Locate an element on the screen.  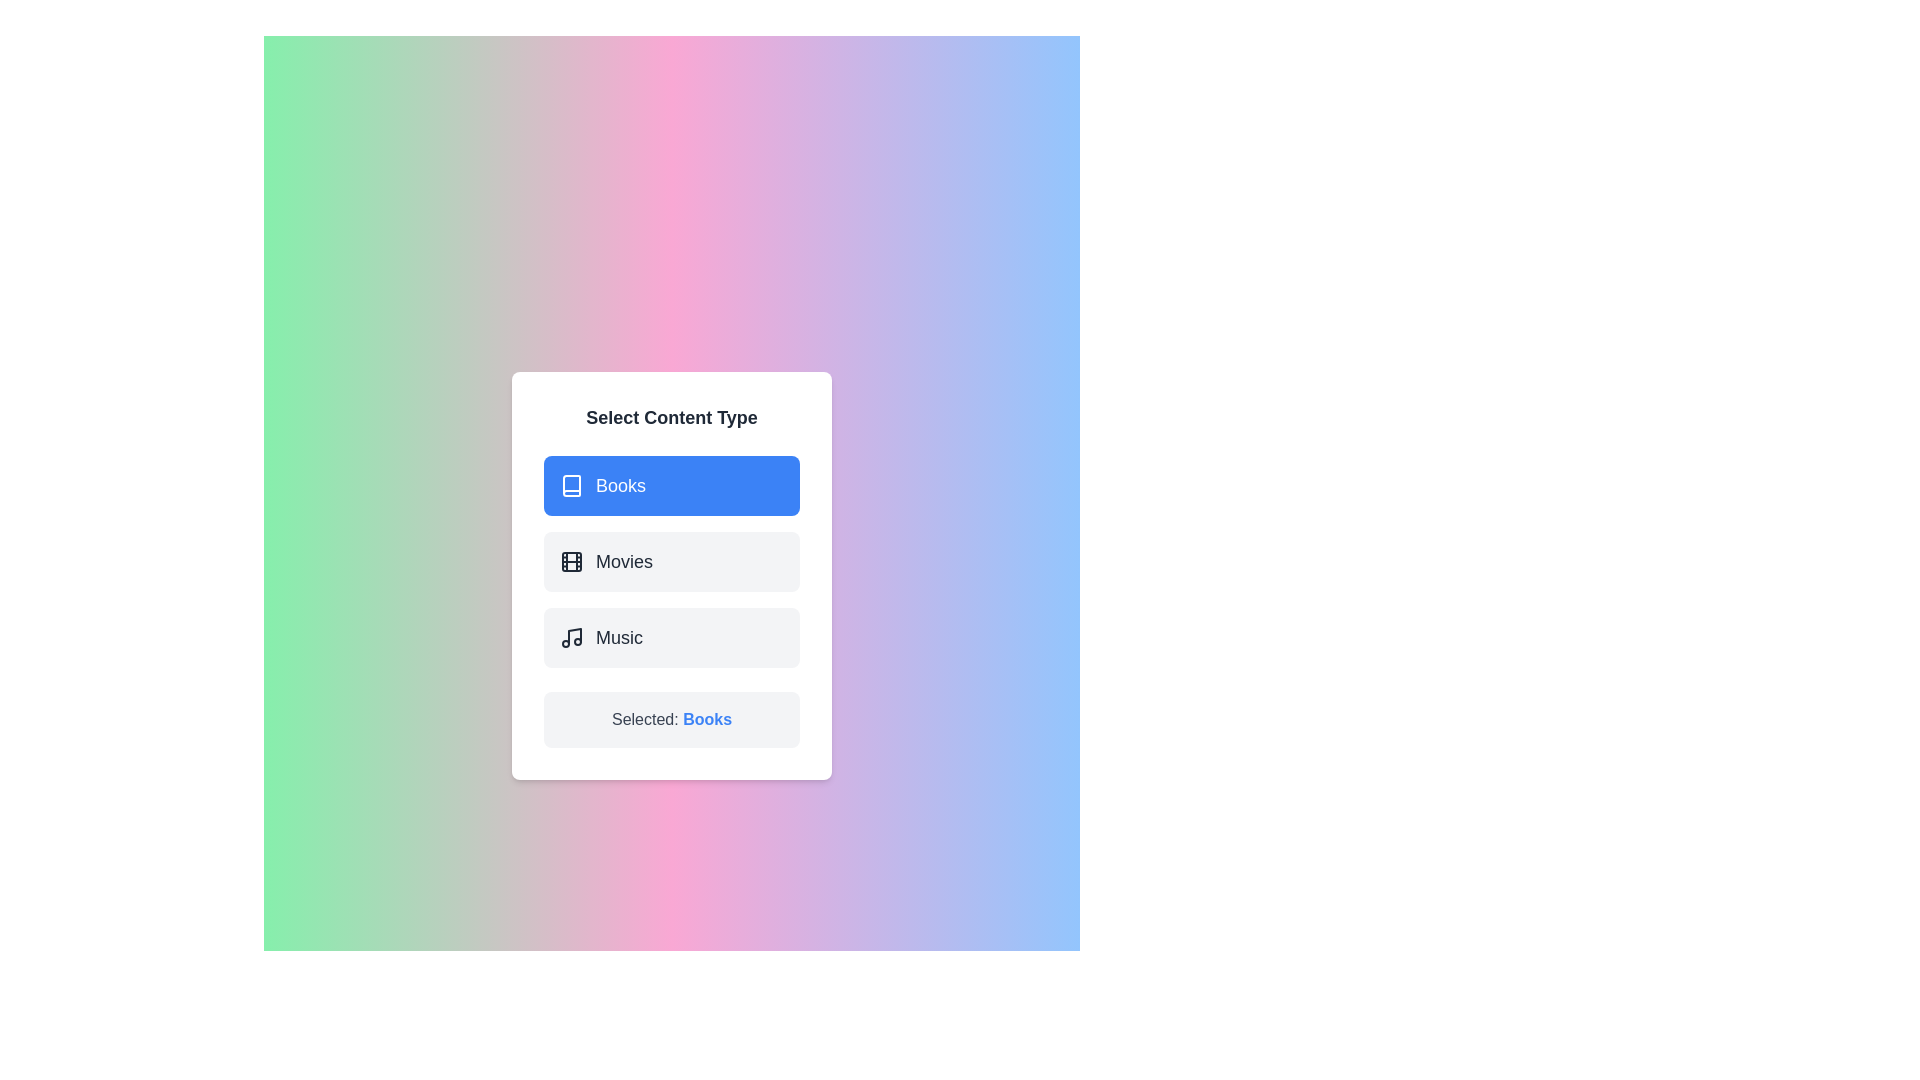
the vertical stem of the music icon, which is positioned next to the text 'Music' in the 'Select Content Type' list is located at coordinates (574, 636).